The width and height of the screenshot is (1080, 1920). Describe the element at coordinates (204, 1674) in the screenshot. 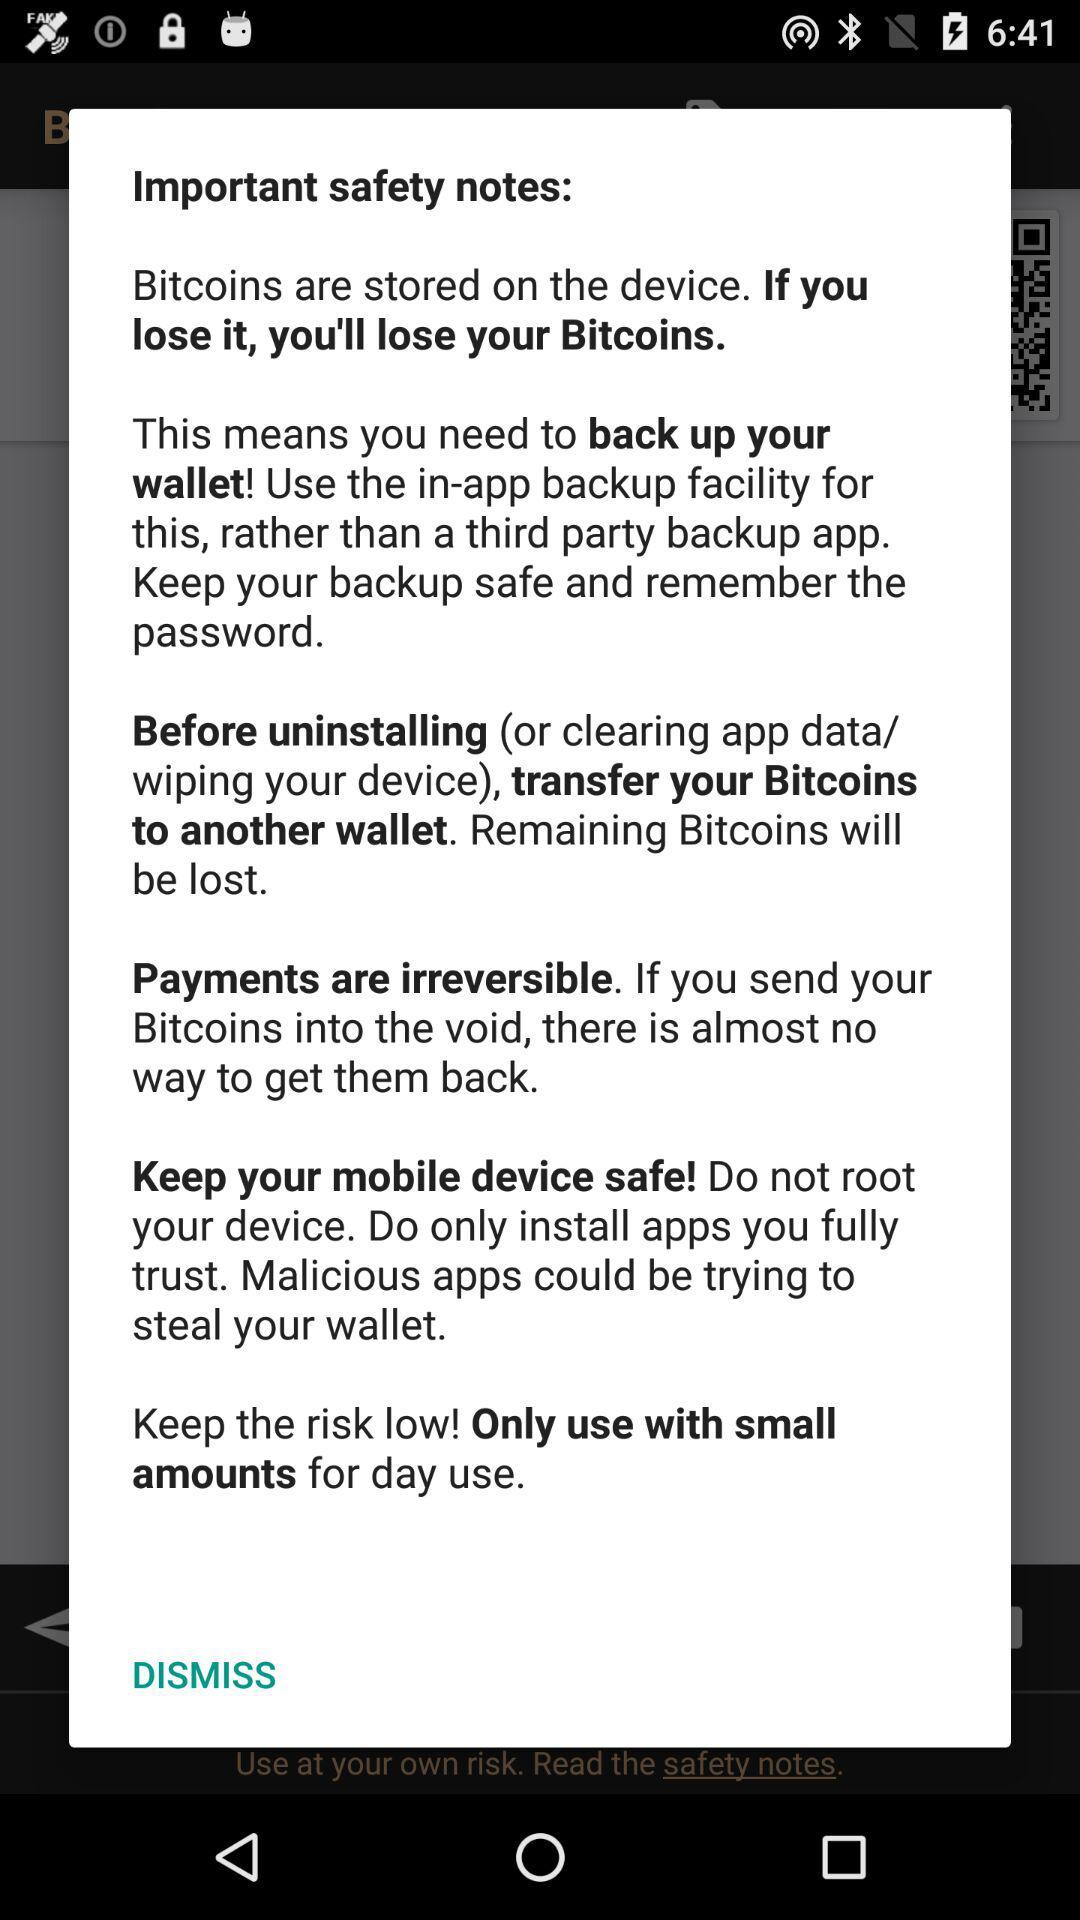

I see `dismiss button` at that location.